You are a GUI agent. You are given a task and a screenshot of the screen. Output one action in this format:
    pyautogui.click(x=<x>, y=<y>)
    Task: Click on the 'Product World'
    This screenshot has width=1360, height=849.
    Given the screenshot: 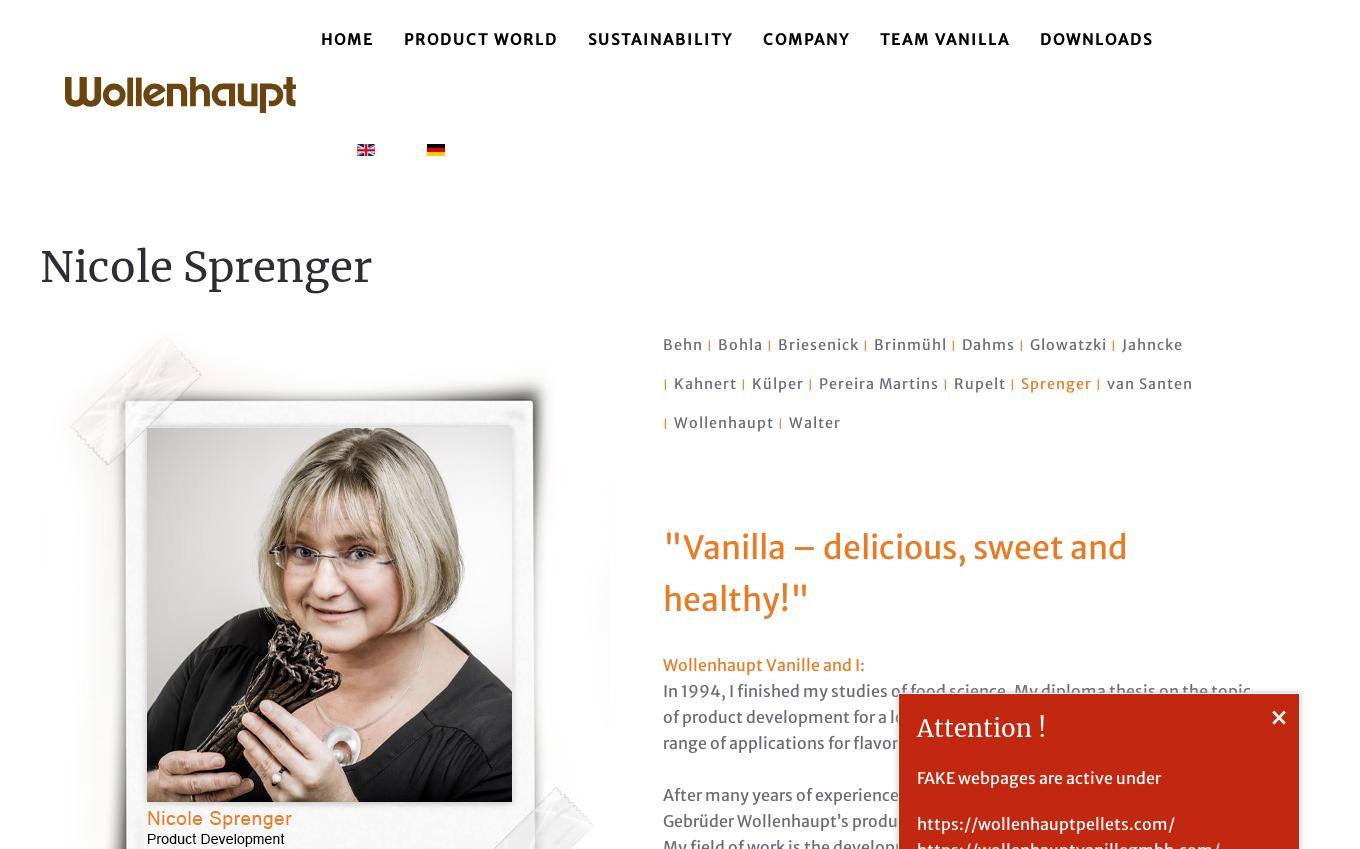 What is the action you would take?
    pyautogui.click(x=403, y=37)
    